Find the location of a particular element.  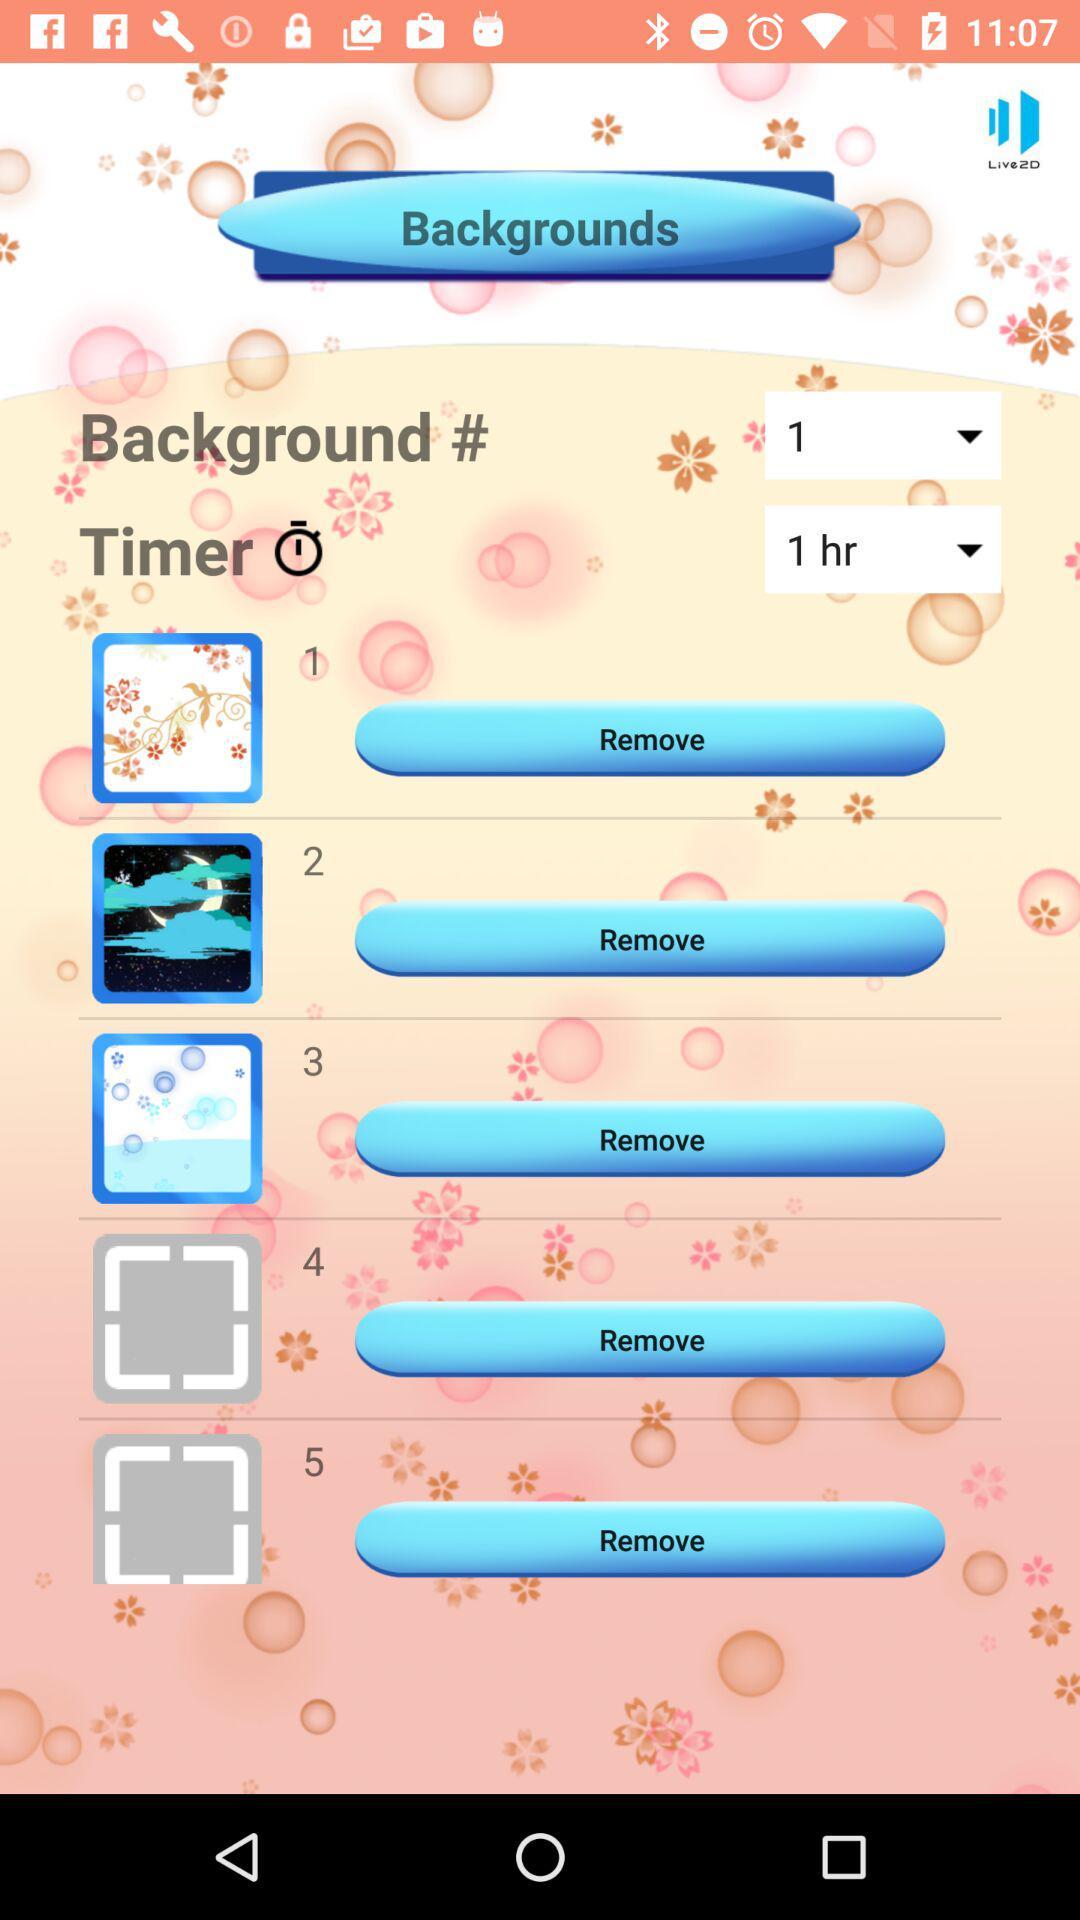

3 item is located at coordinates (313, 1059).